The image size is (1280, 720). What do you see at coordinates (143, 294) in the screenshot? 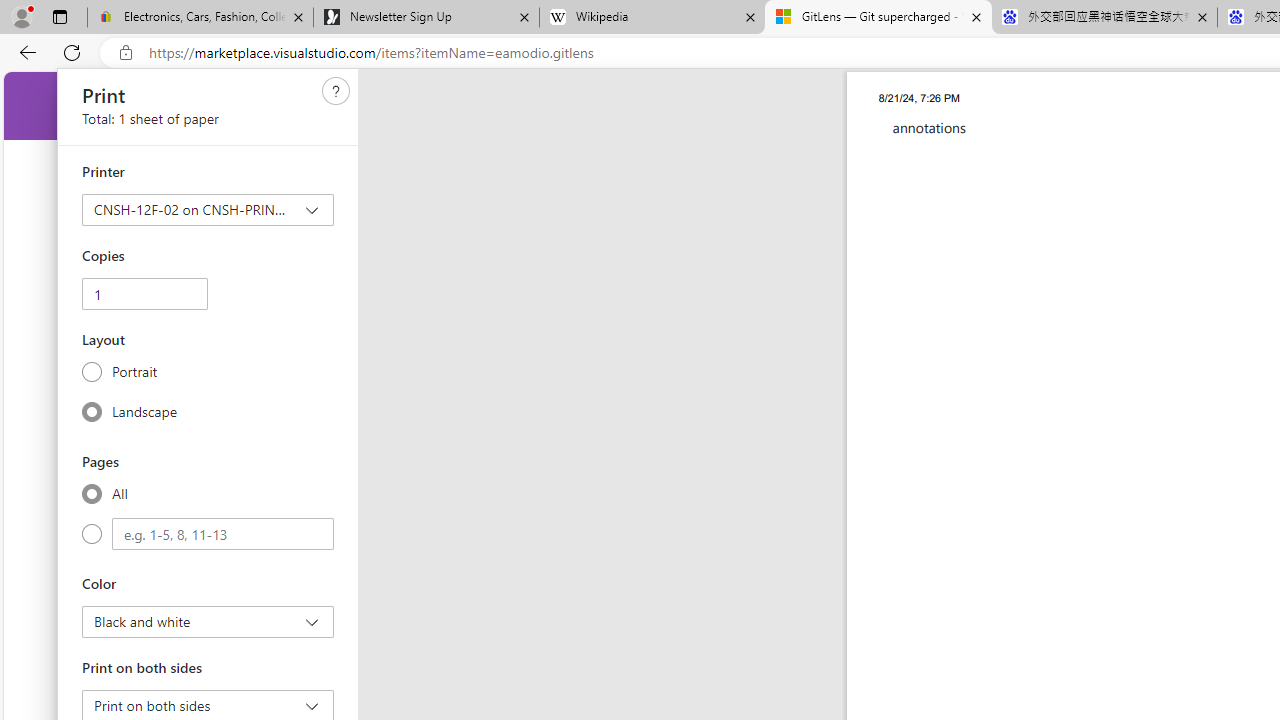
I see `'Copies'` at bounding box center [143, 294].